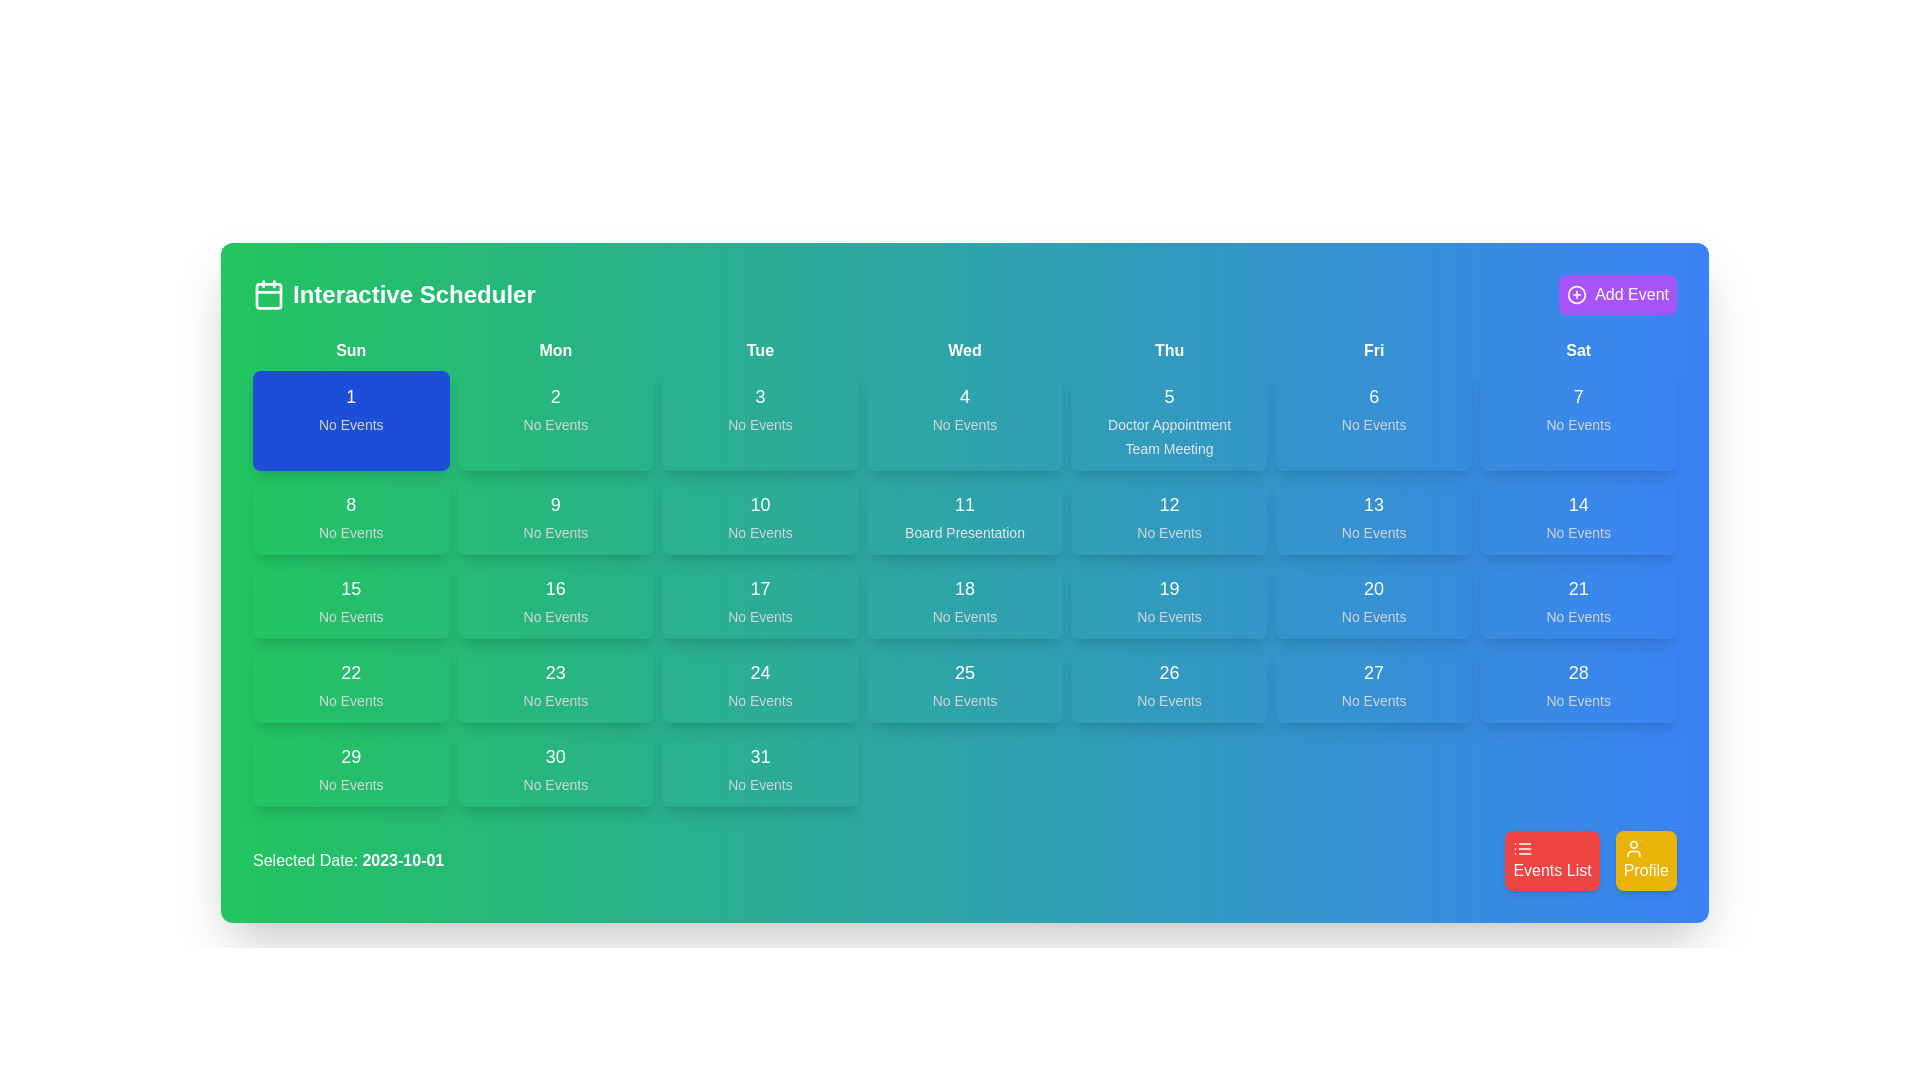  Describe the element at coordinates (759, 616) in the screenshot. I see `the text label indicating that no events are scheduled for the date '17' within the calendar card` at that location.